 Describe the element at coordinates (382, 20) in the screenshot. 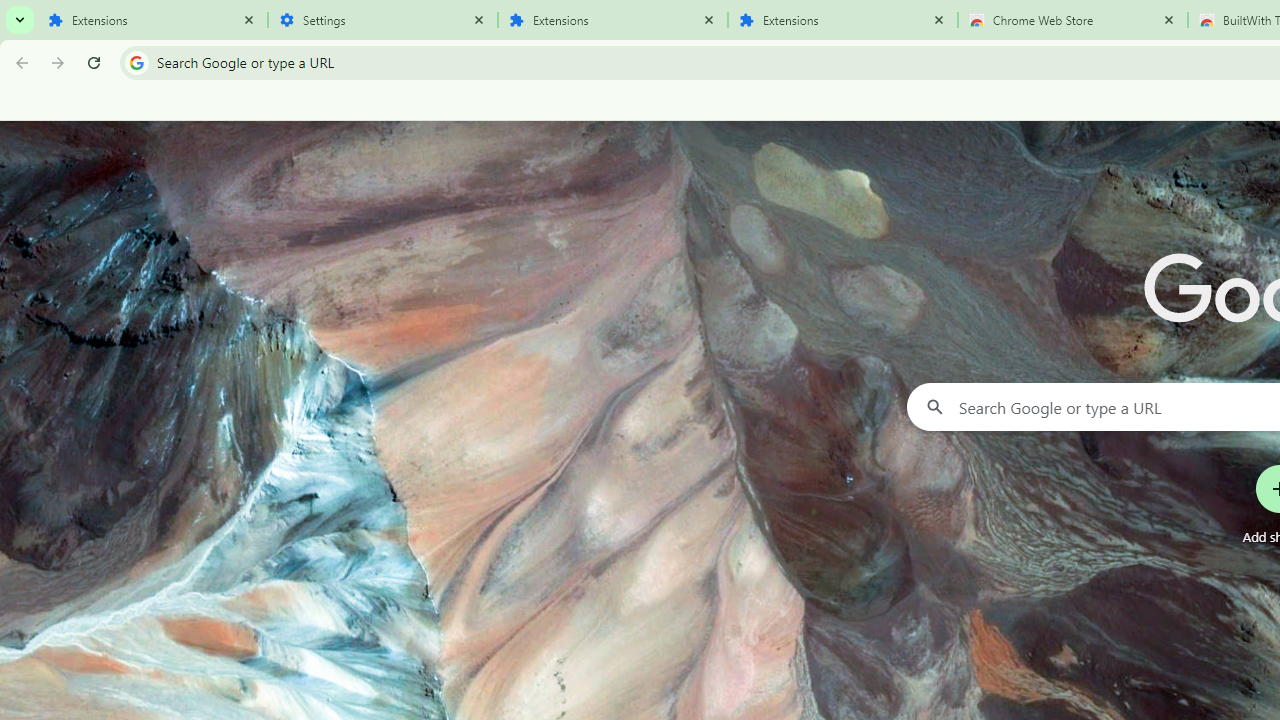

I see `'Settings'` at that location.